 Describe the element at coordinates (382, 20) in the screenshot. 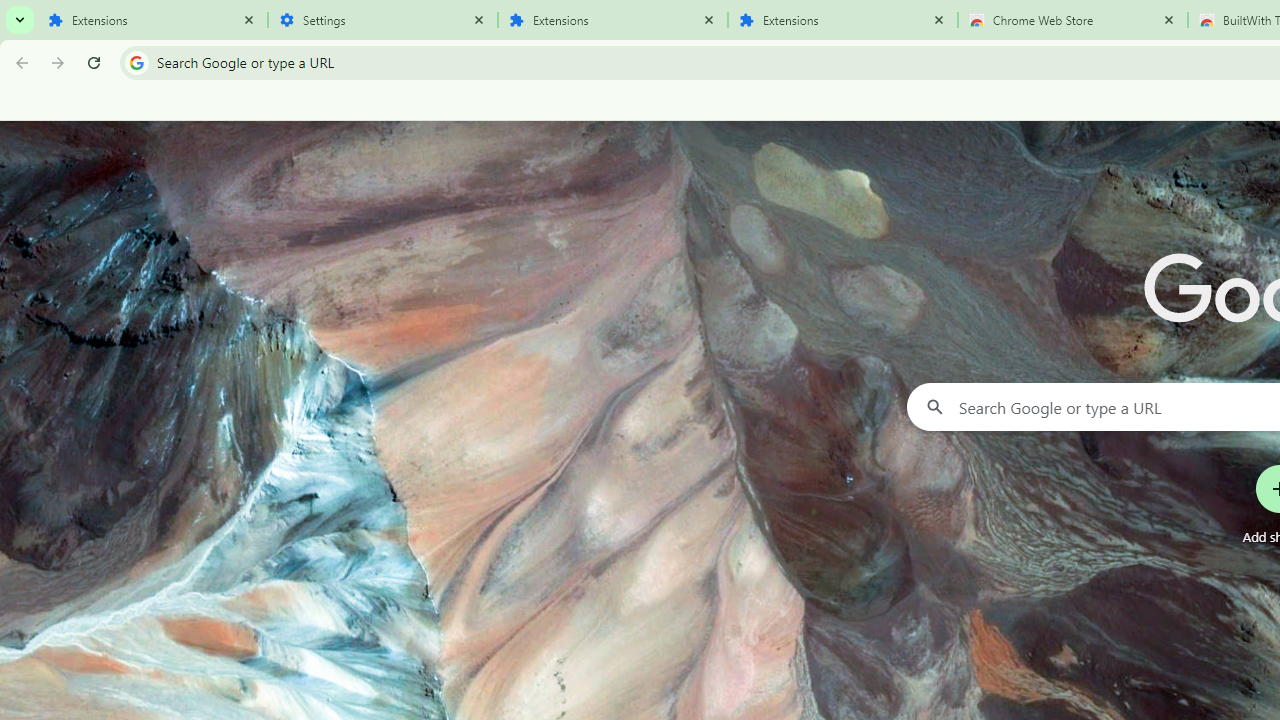

I see `'Settings'` at that location.